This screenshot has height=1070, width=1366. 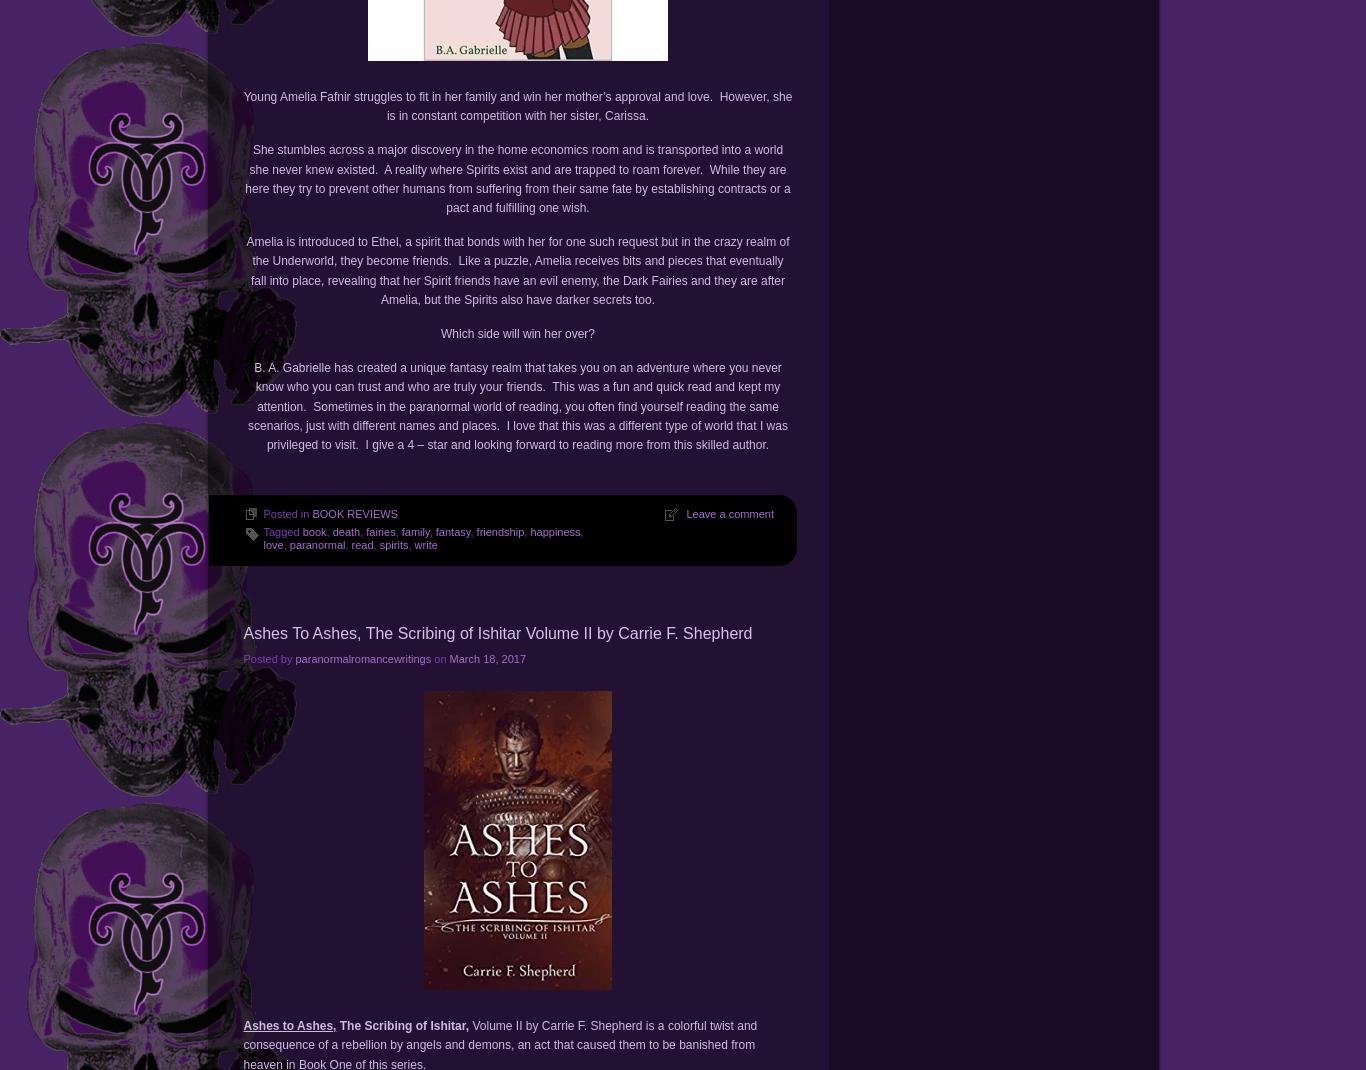 What do you see at coordinates (317, 543) in the screenshot?
I see `'paranormal'` at bounding box center [317, 543].